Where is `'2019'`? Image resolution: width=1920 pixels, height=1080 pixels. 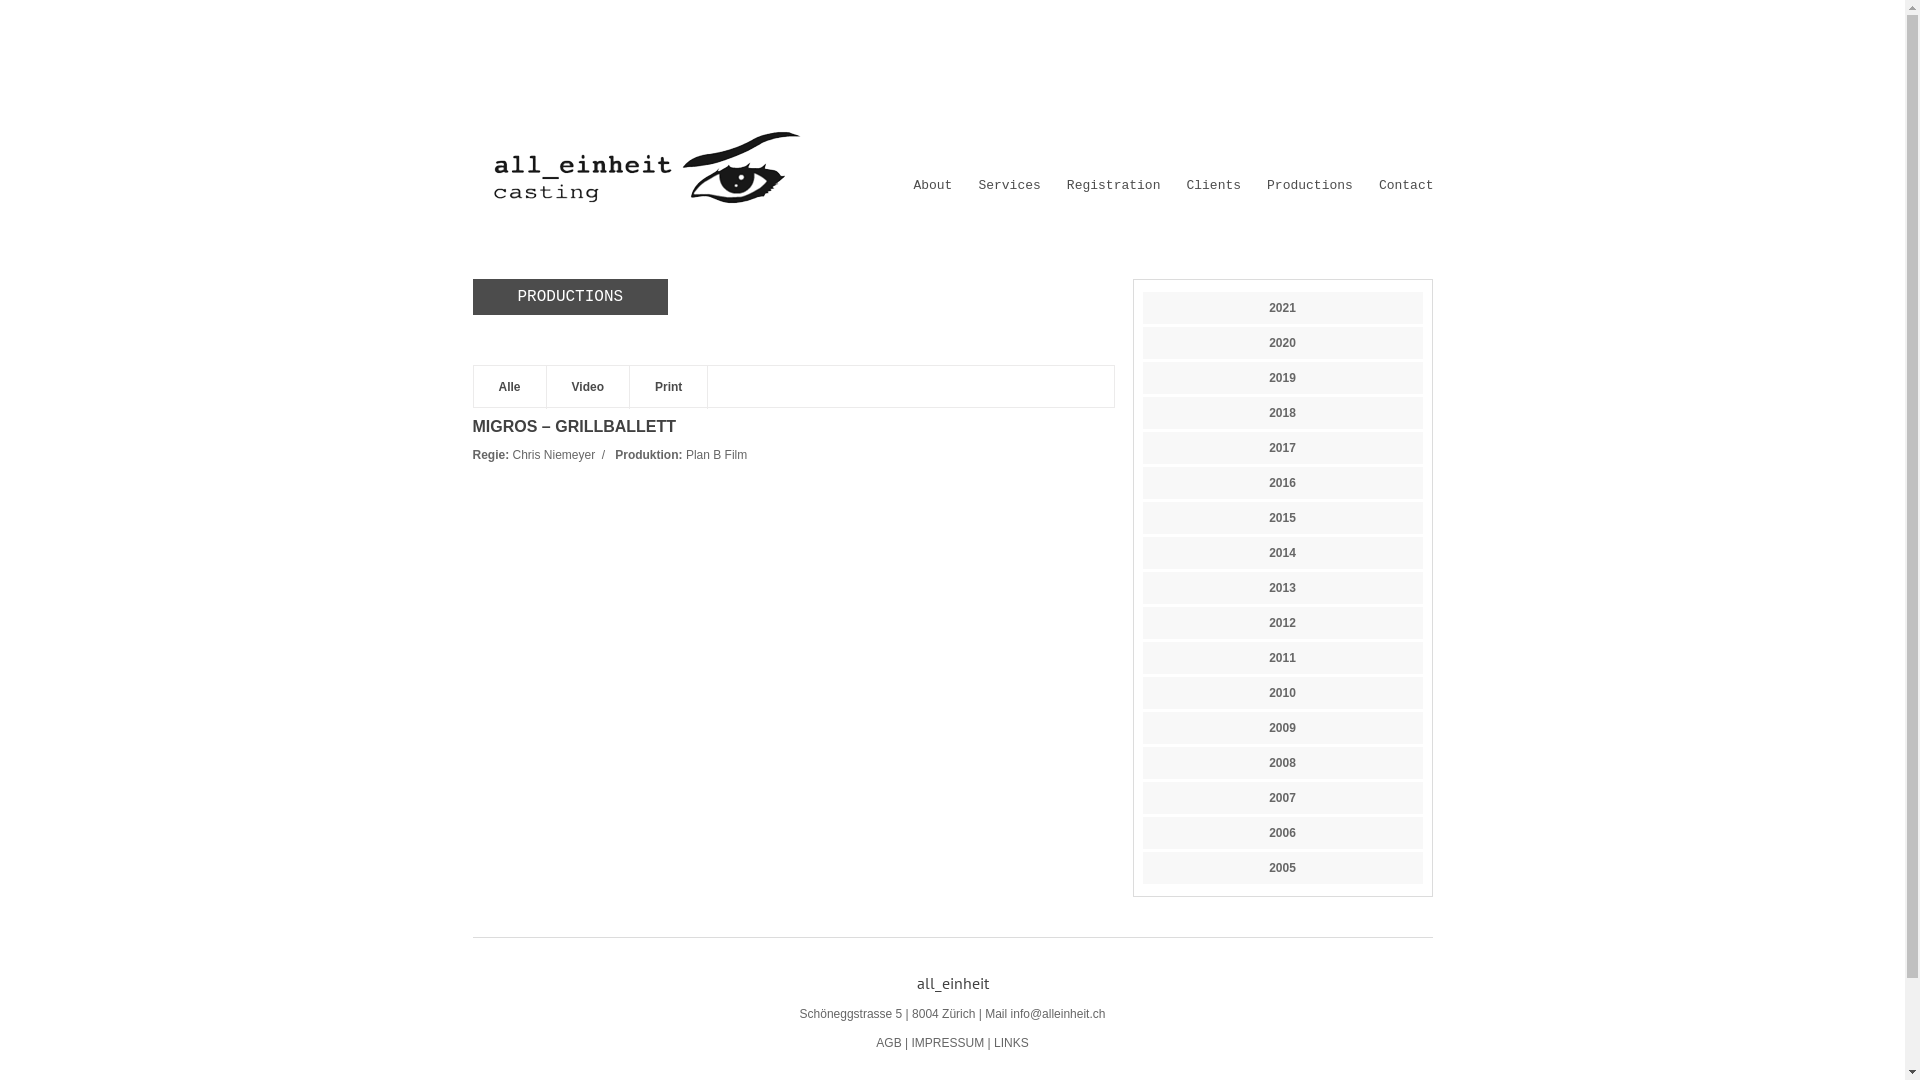 '2019' is located at coordinates (1267, 378).